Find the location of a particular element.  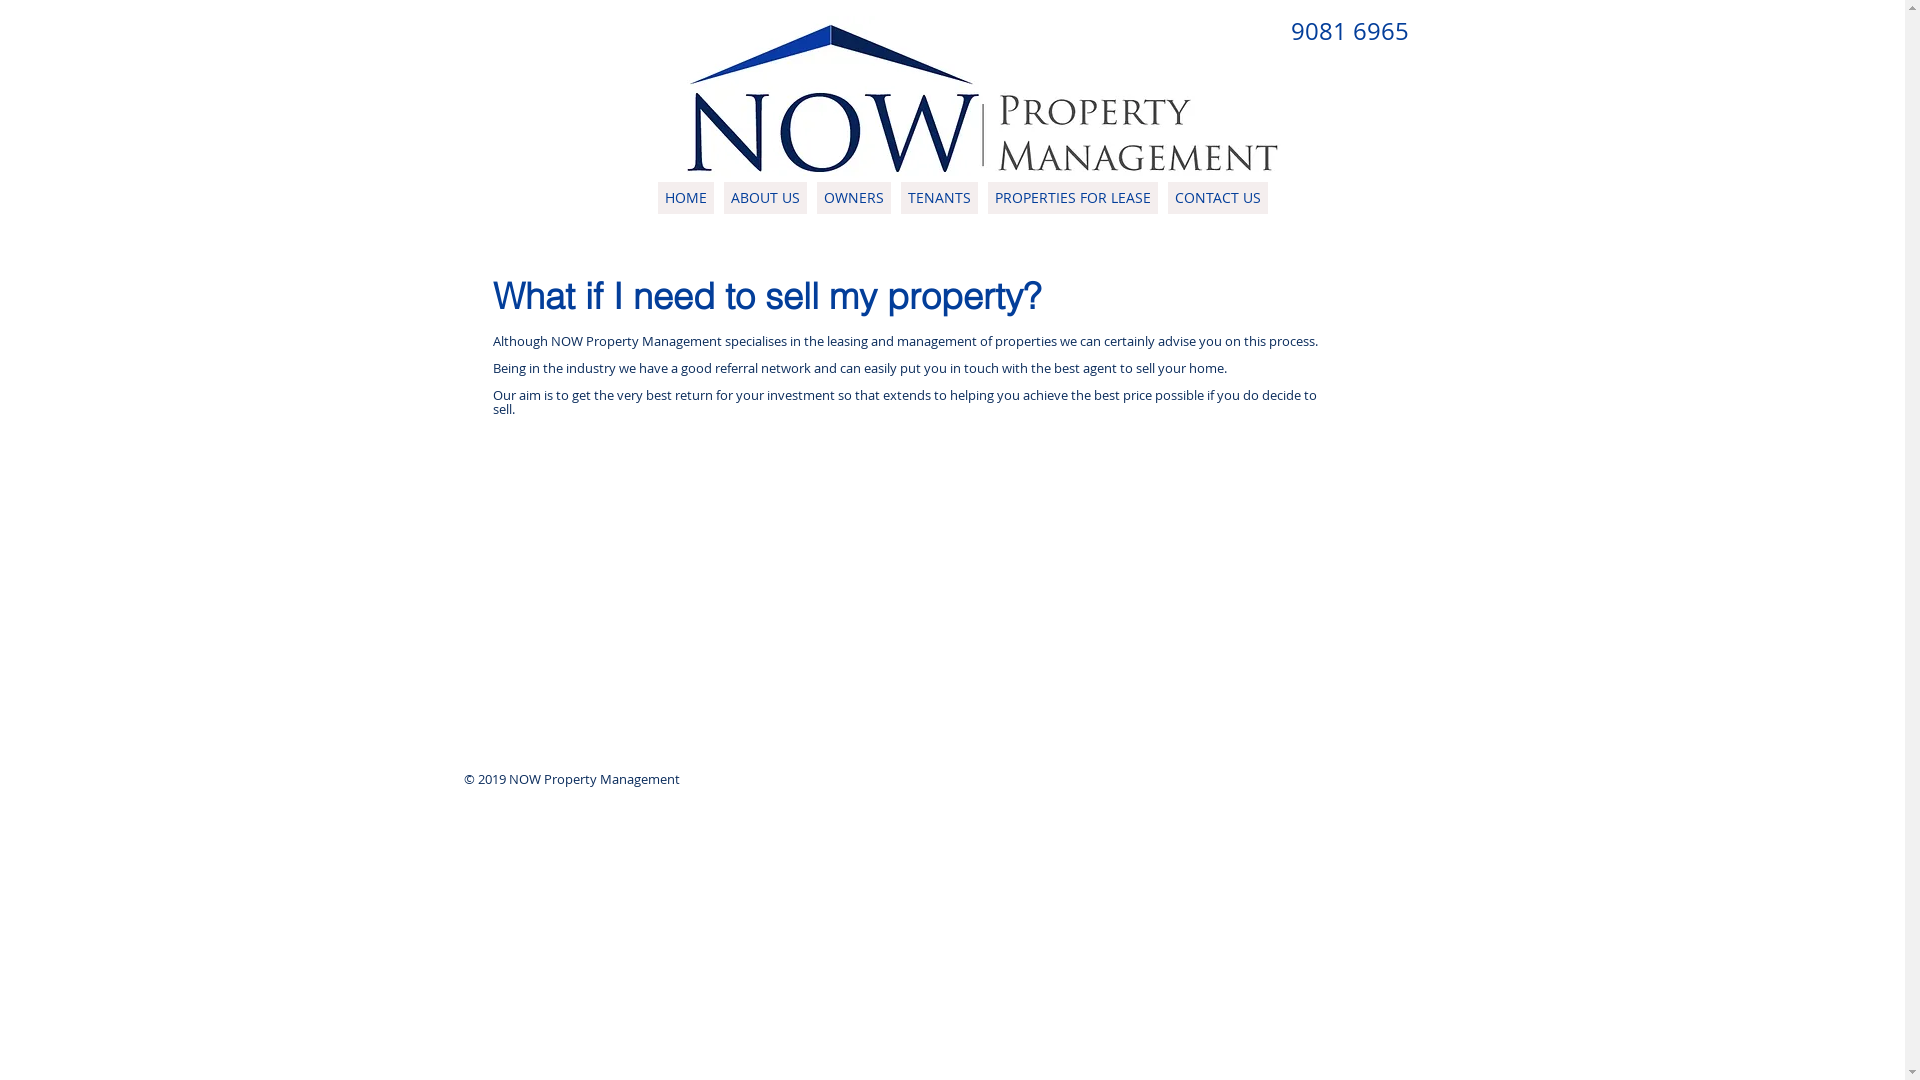

'OWNERS' is located at coordinates (853, 197).